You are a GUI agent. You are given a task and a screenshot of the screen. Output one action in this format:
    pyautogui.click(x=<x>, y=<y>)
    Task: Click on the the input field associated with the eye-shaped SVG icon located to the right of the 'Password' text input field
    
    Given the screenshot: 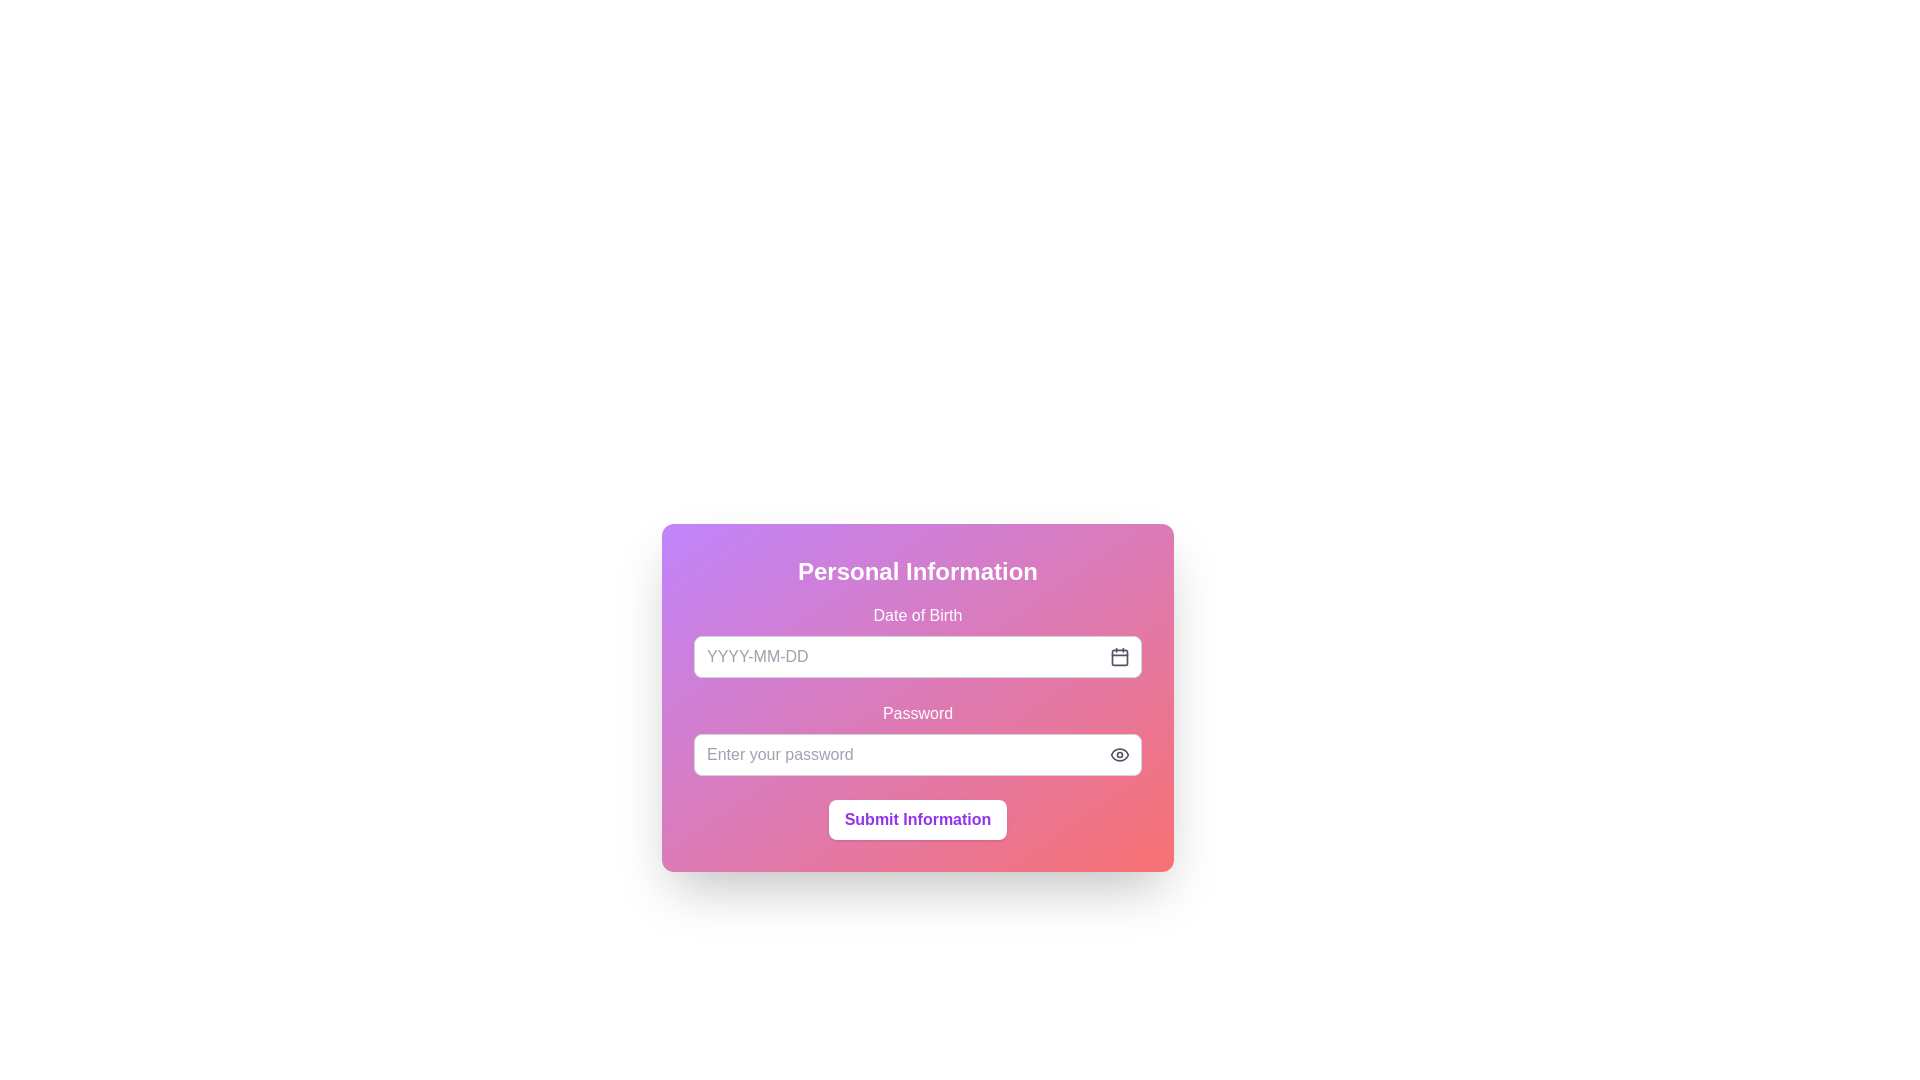 What is the action you would take?
    pyautogui.click(x=1118, y=755)
    